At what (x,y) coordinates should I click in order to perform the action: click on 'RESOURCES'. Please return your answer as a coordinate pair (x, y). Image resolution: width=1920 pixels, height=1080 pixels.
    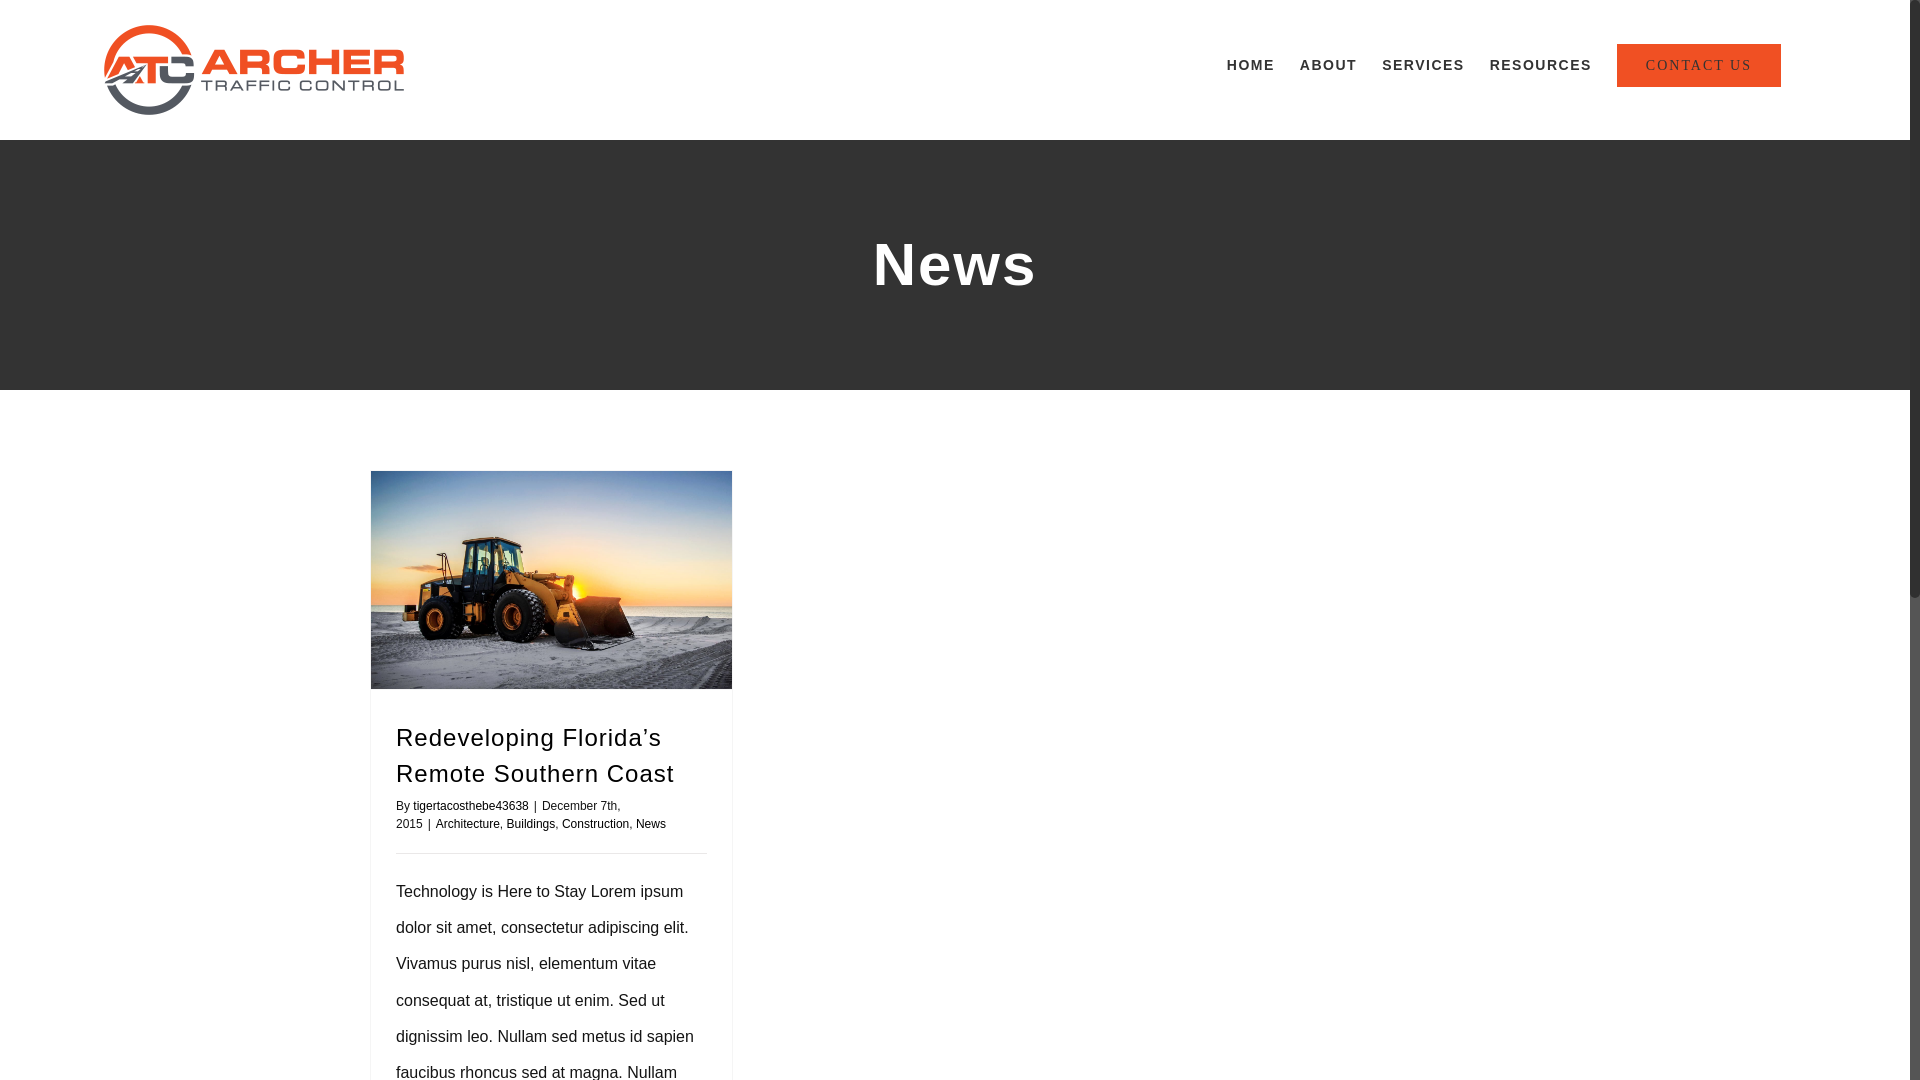
    Looking at the image, I should click on (1539, 64).